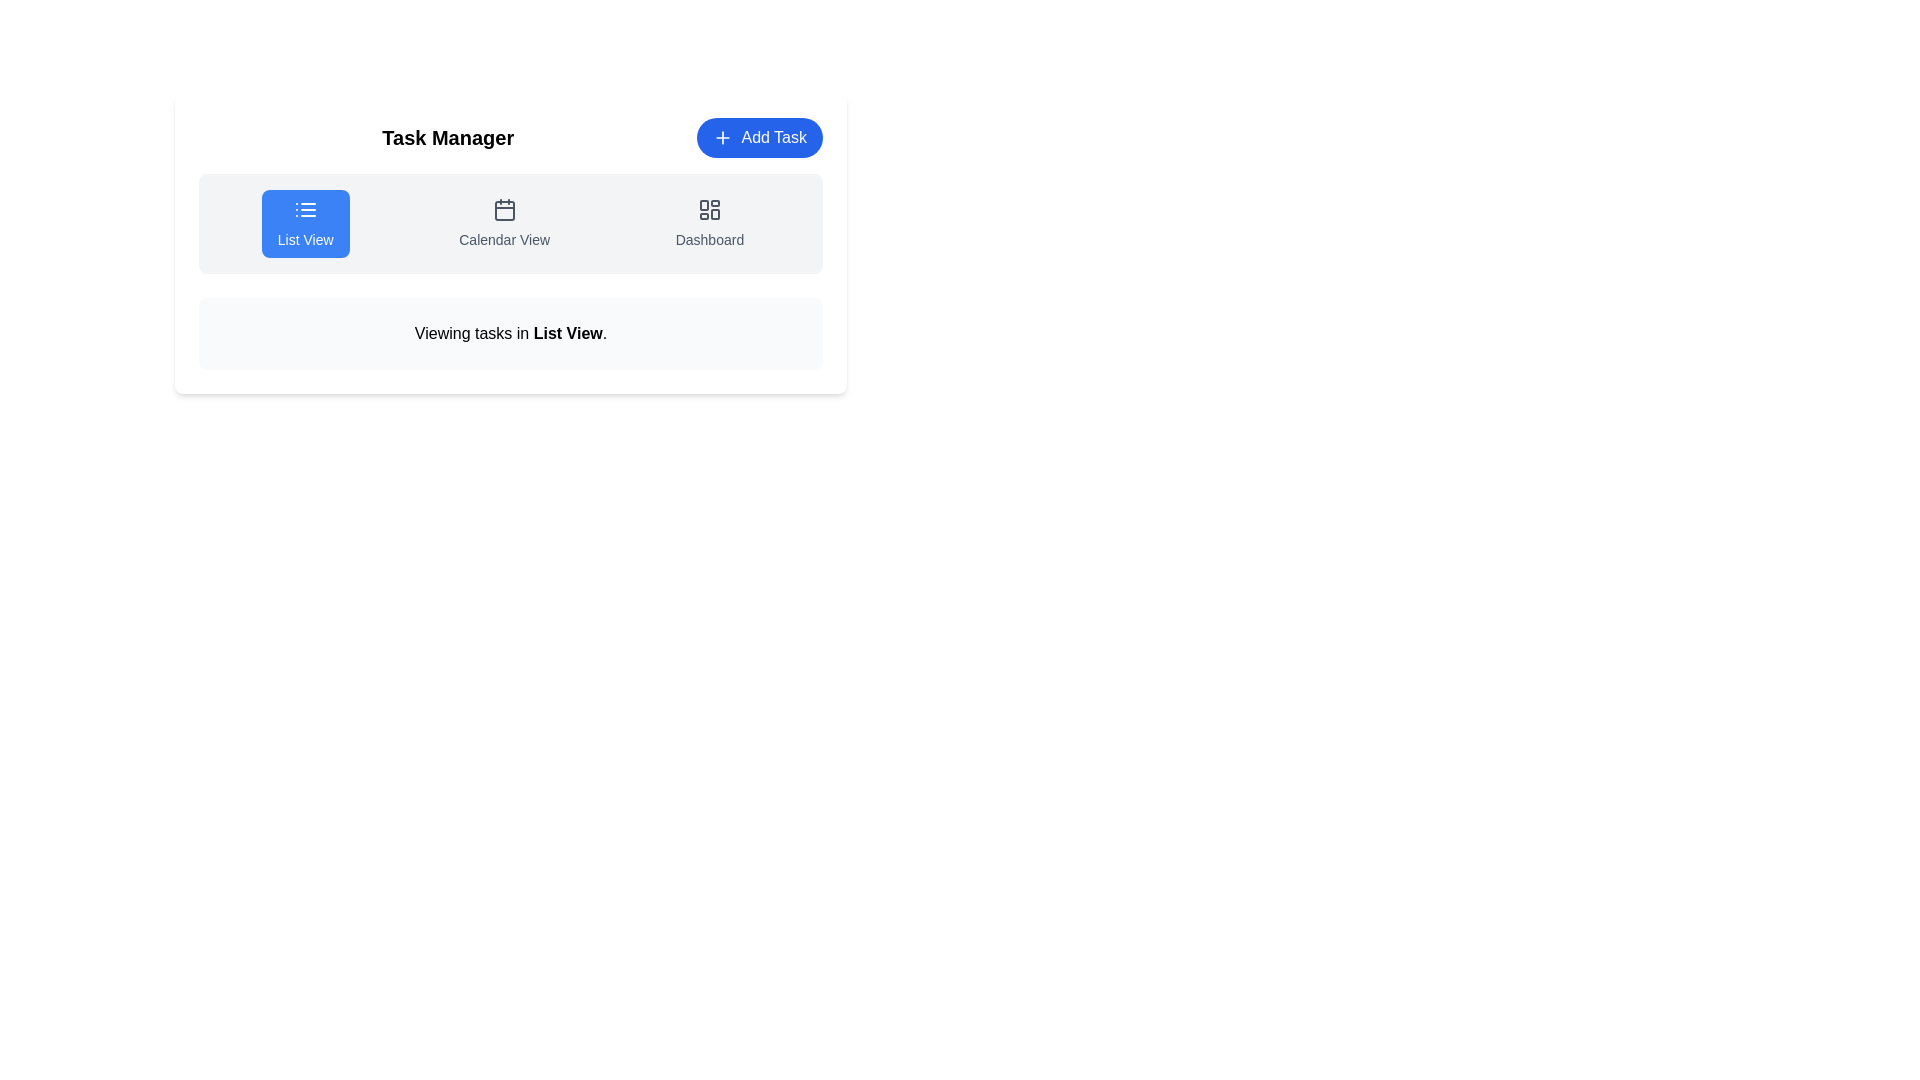 This screenshot has width=1920, height=1080. I want to click on the second button in the horizontal trio that activates the Calendar View, located between 'List View' and 'Dashboard', so click(504, 223).